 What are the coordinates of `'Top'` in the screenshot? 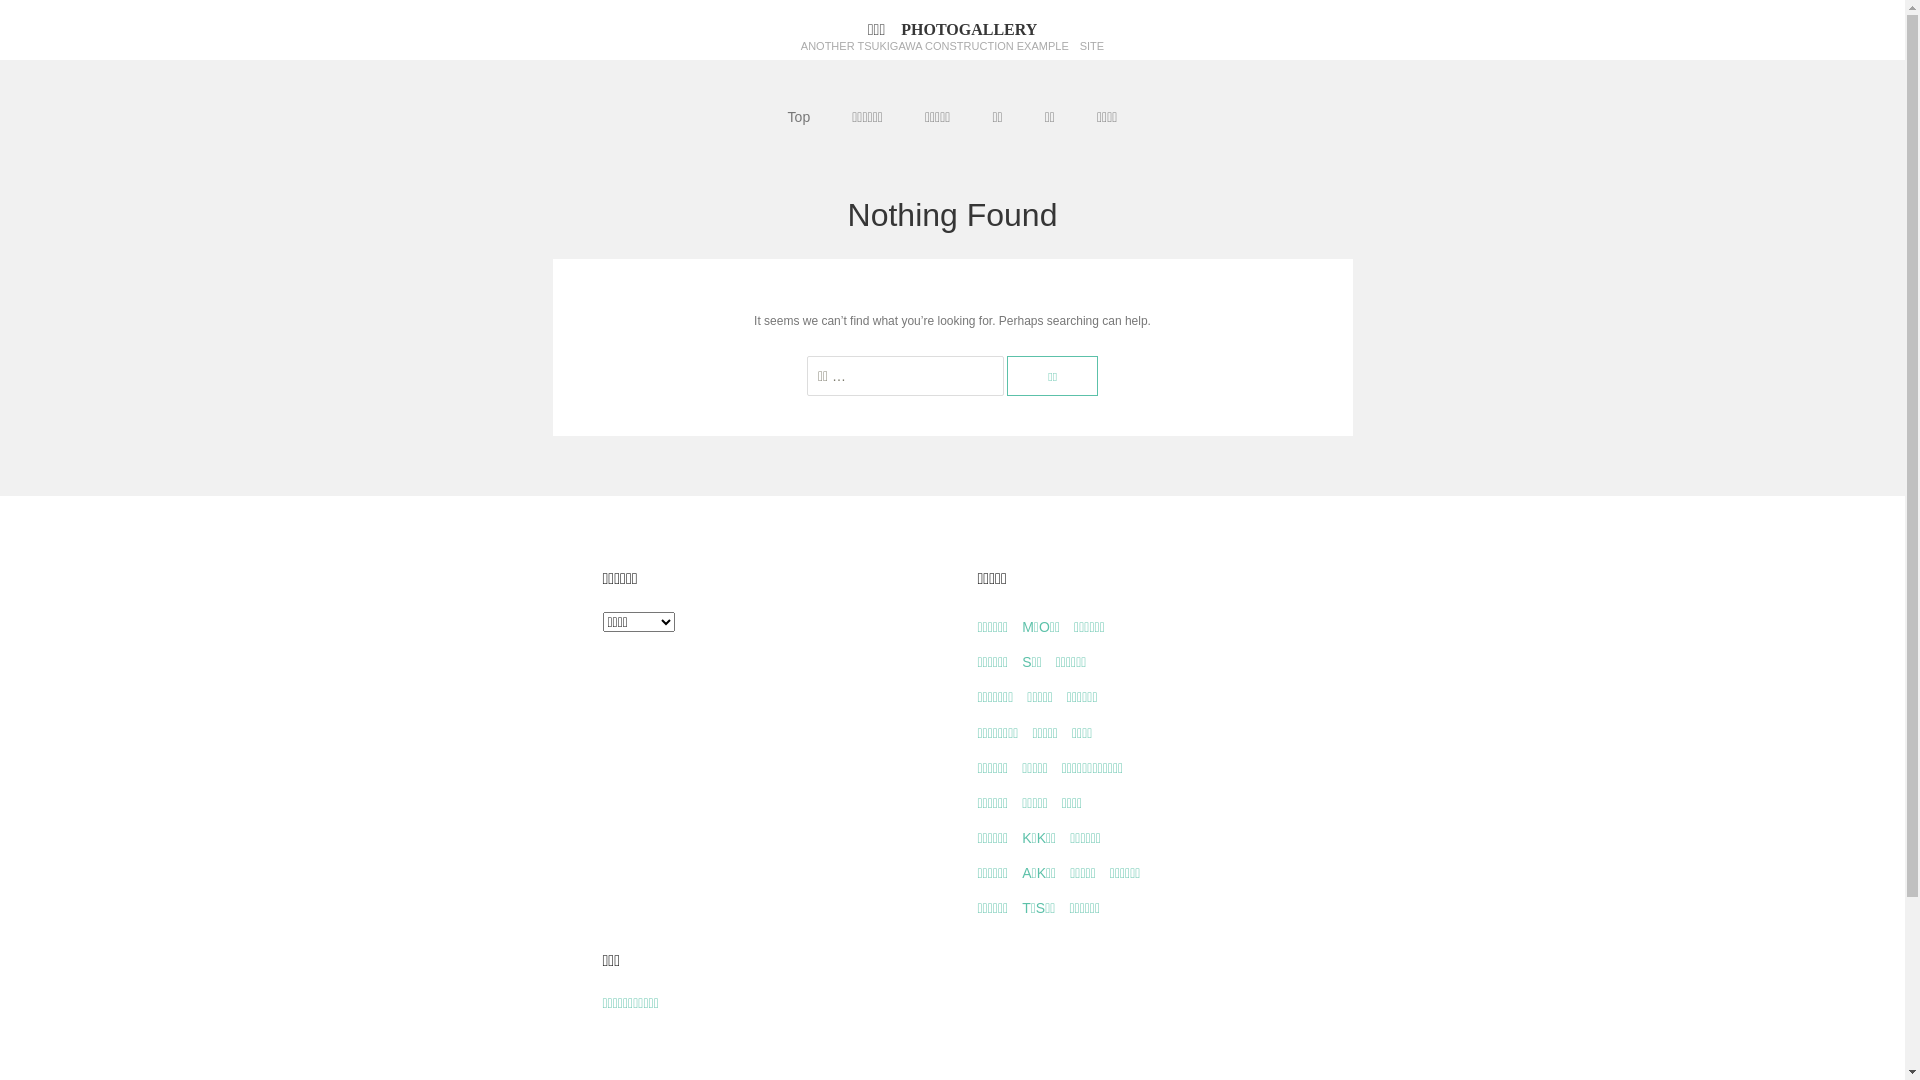 It's located at (798, 116).